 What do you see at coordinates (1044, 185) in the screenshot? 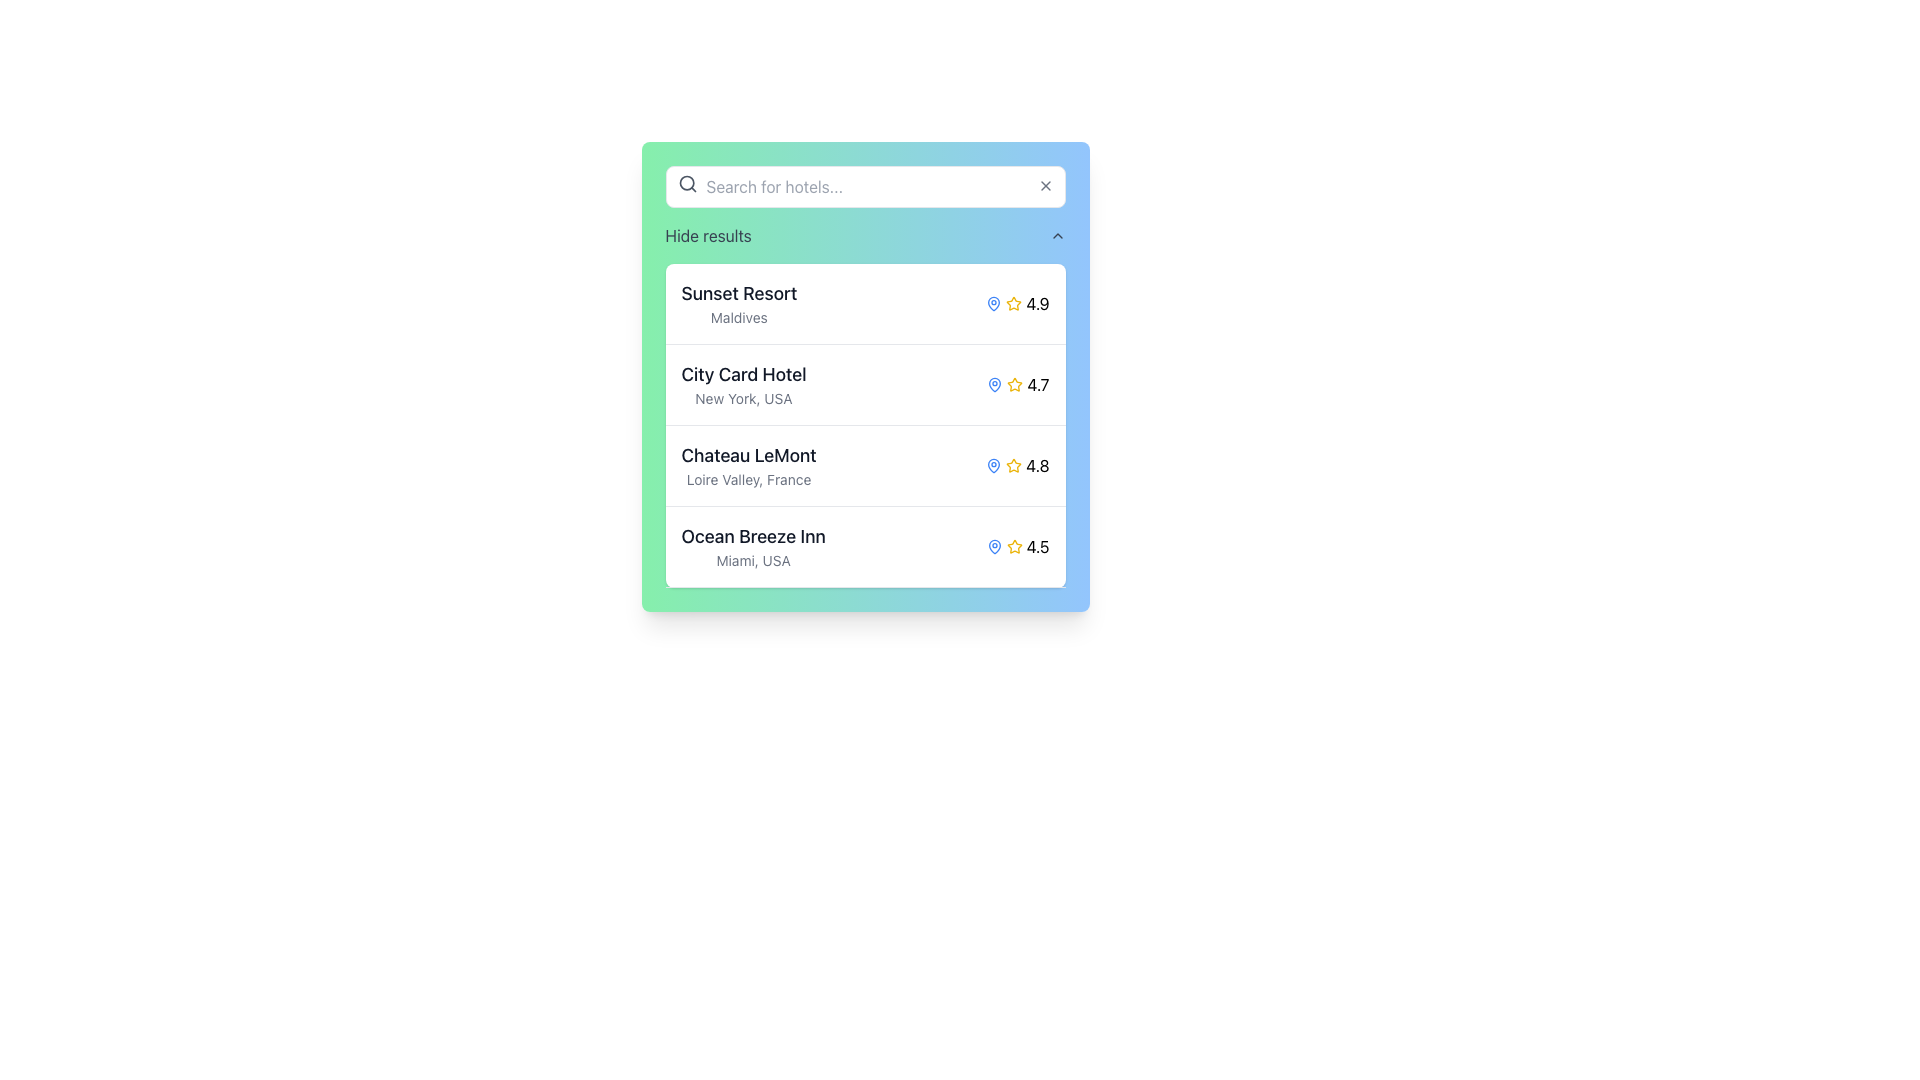
I see `the clear or close icon button located at the top right corner of the search bar to clear the input or close the search interface` at bounding box center [1044, 185].